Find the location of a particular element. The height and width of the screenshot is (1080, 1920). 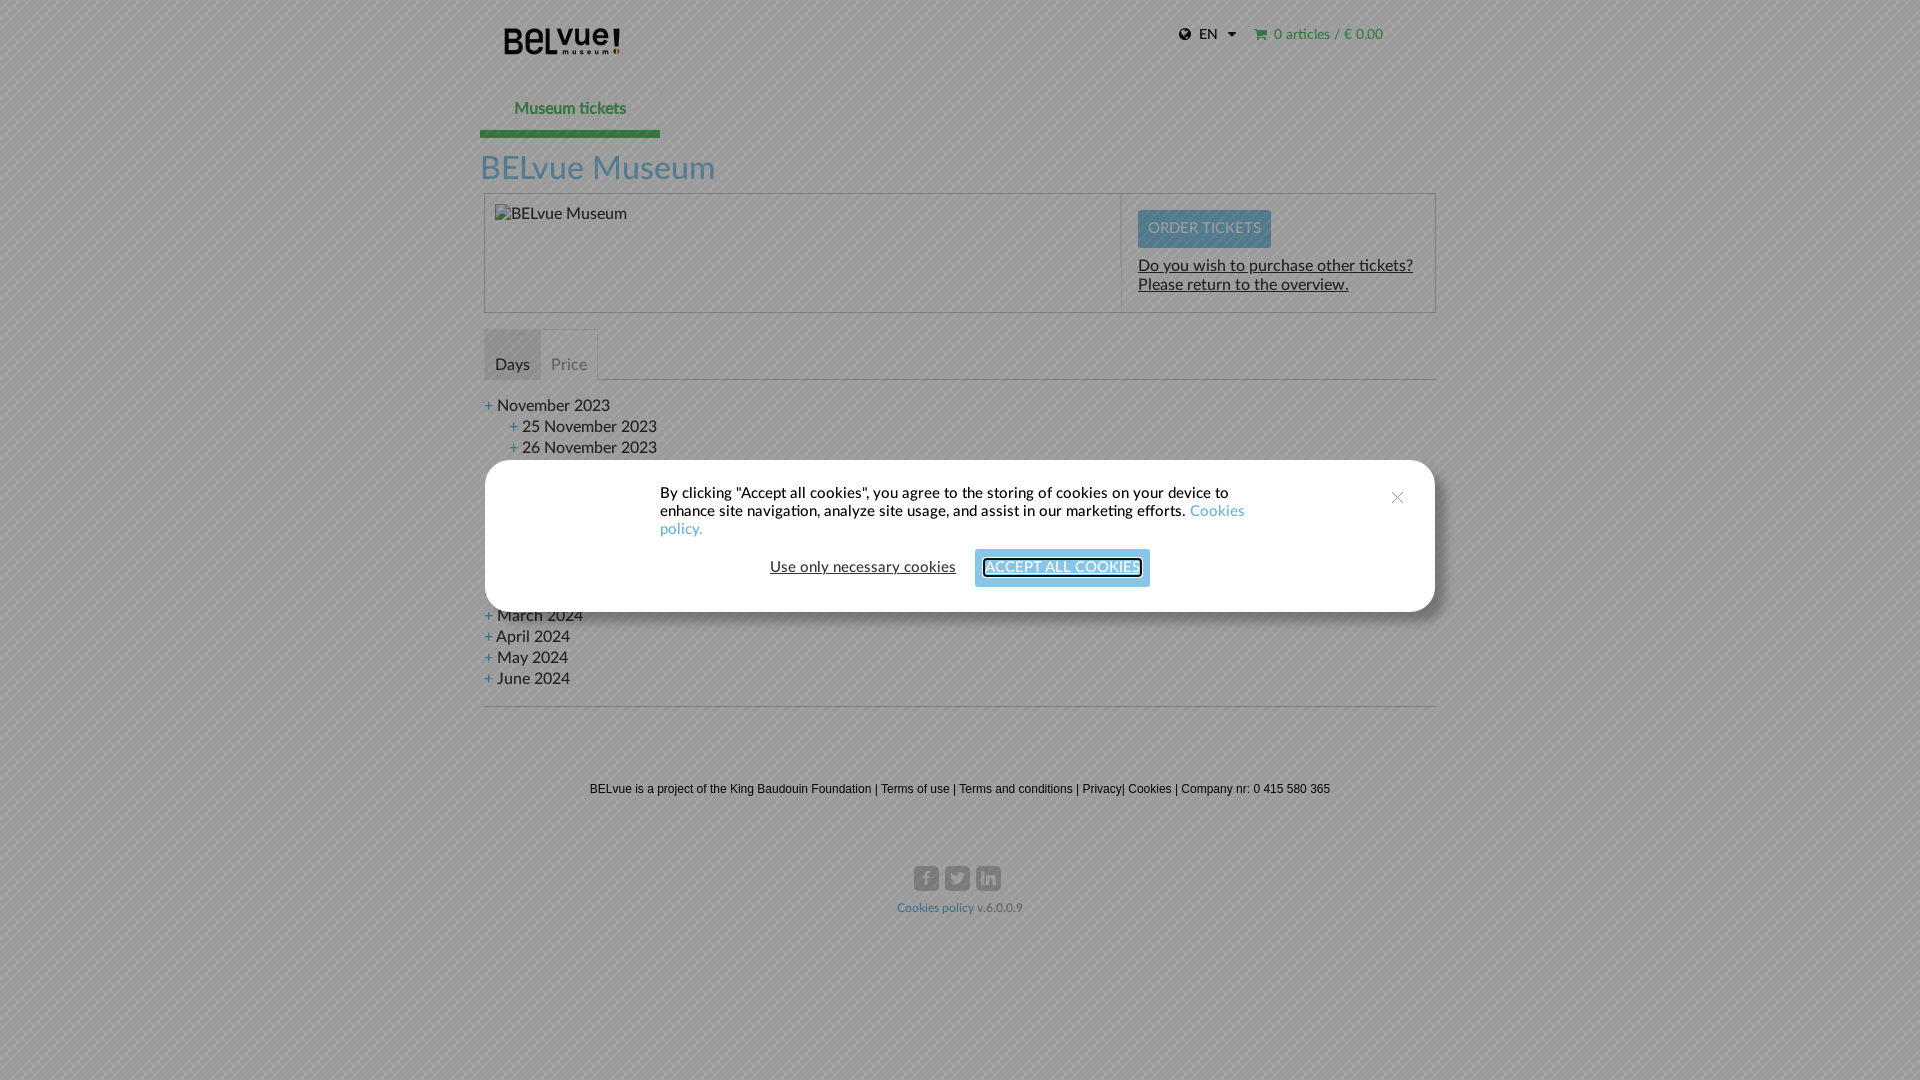

'26 November 2023' is located at coordinates (588, 446).